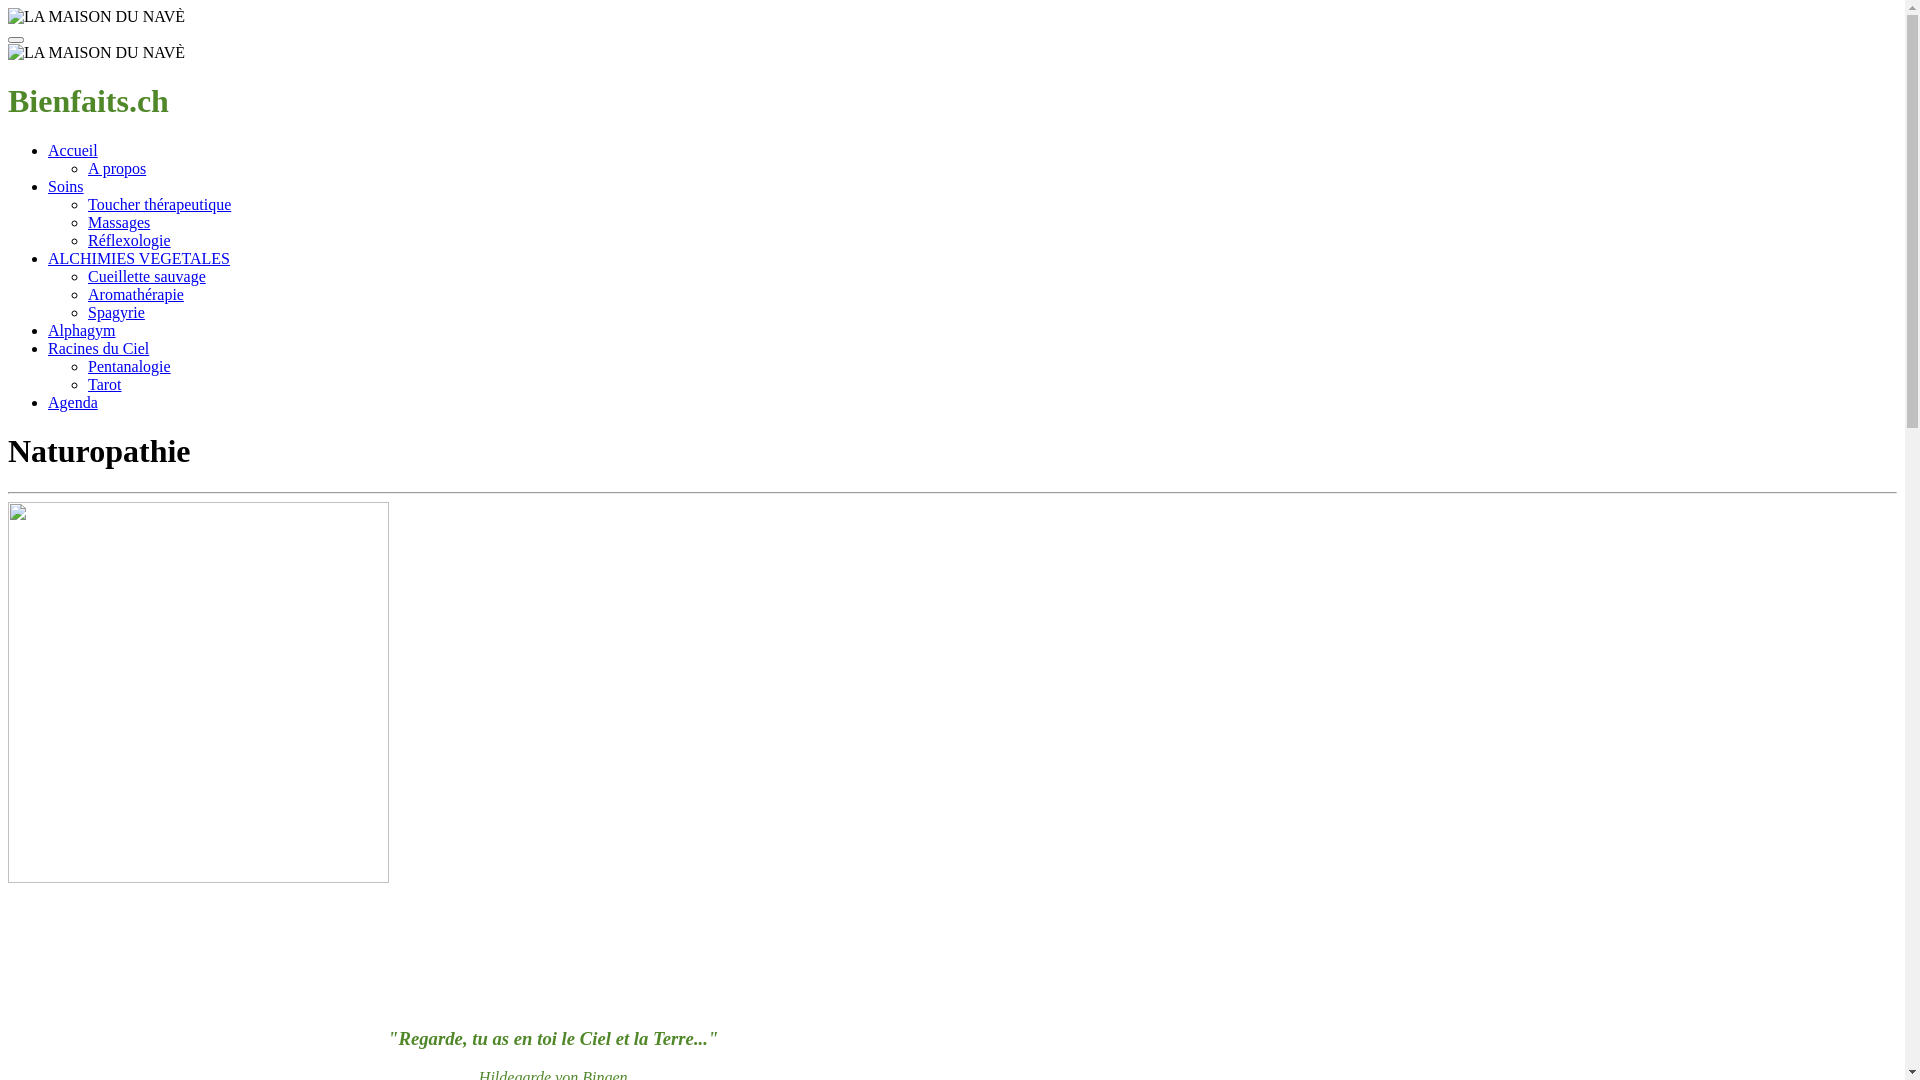  Describe the element at coordinates (118, 222) in the screenshot. I see `'Massages'` at that location.